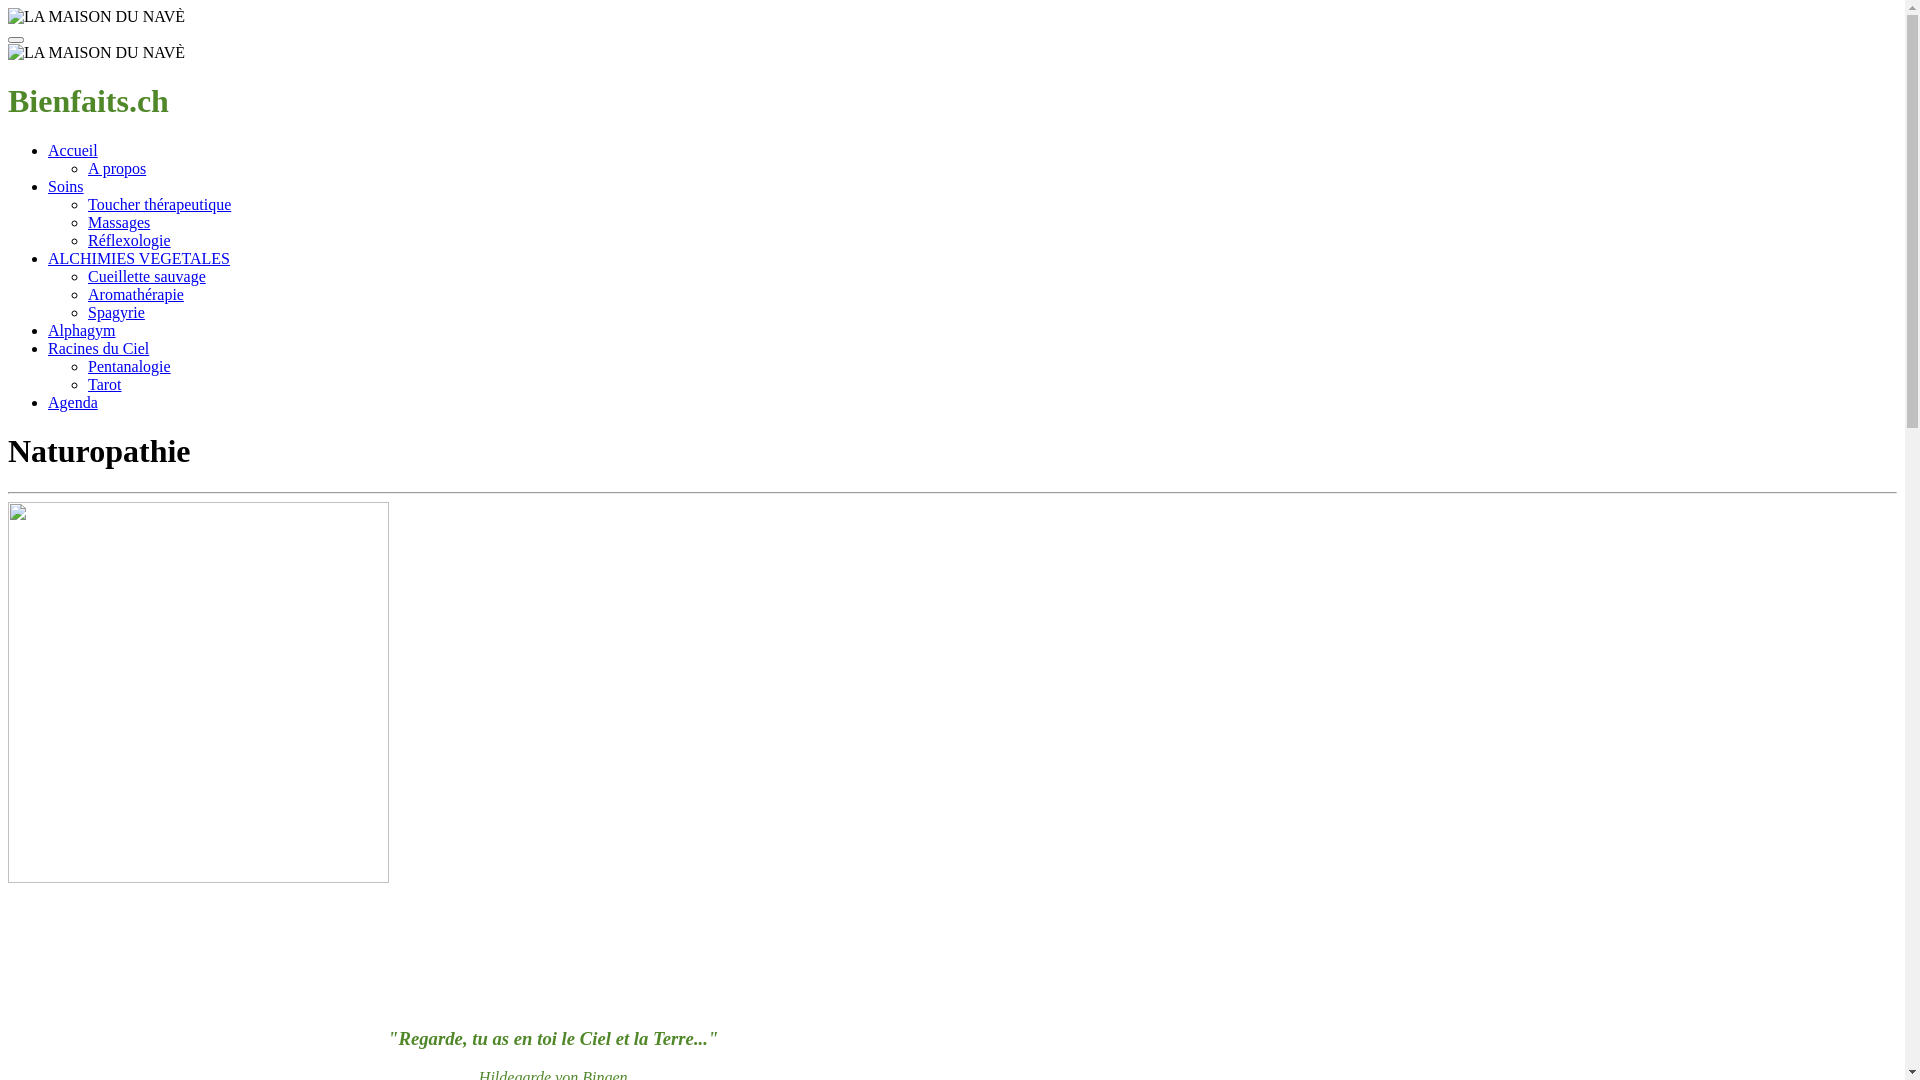  Describe the element at coordinates (118, 222) in the screenshot. I see `'Massages'` at that location.